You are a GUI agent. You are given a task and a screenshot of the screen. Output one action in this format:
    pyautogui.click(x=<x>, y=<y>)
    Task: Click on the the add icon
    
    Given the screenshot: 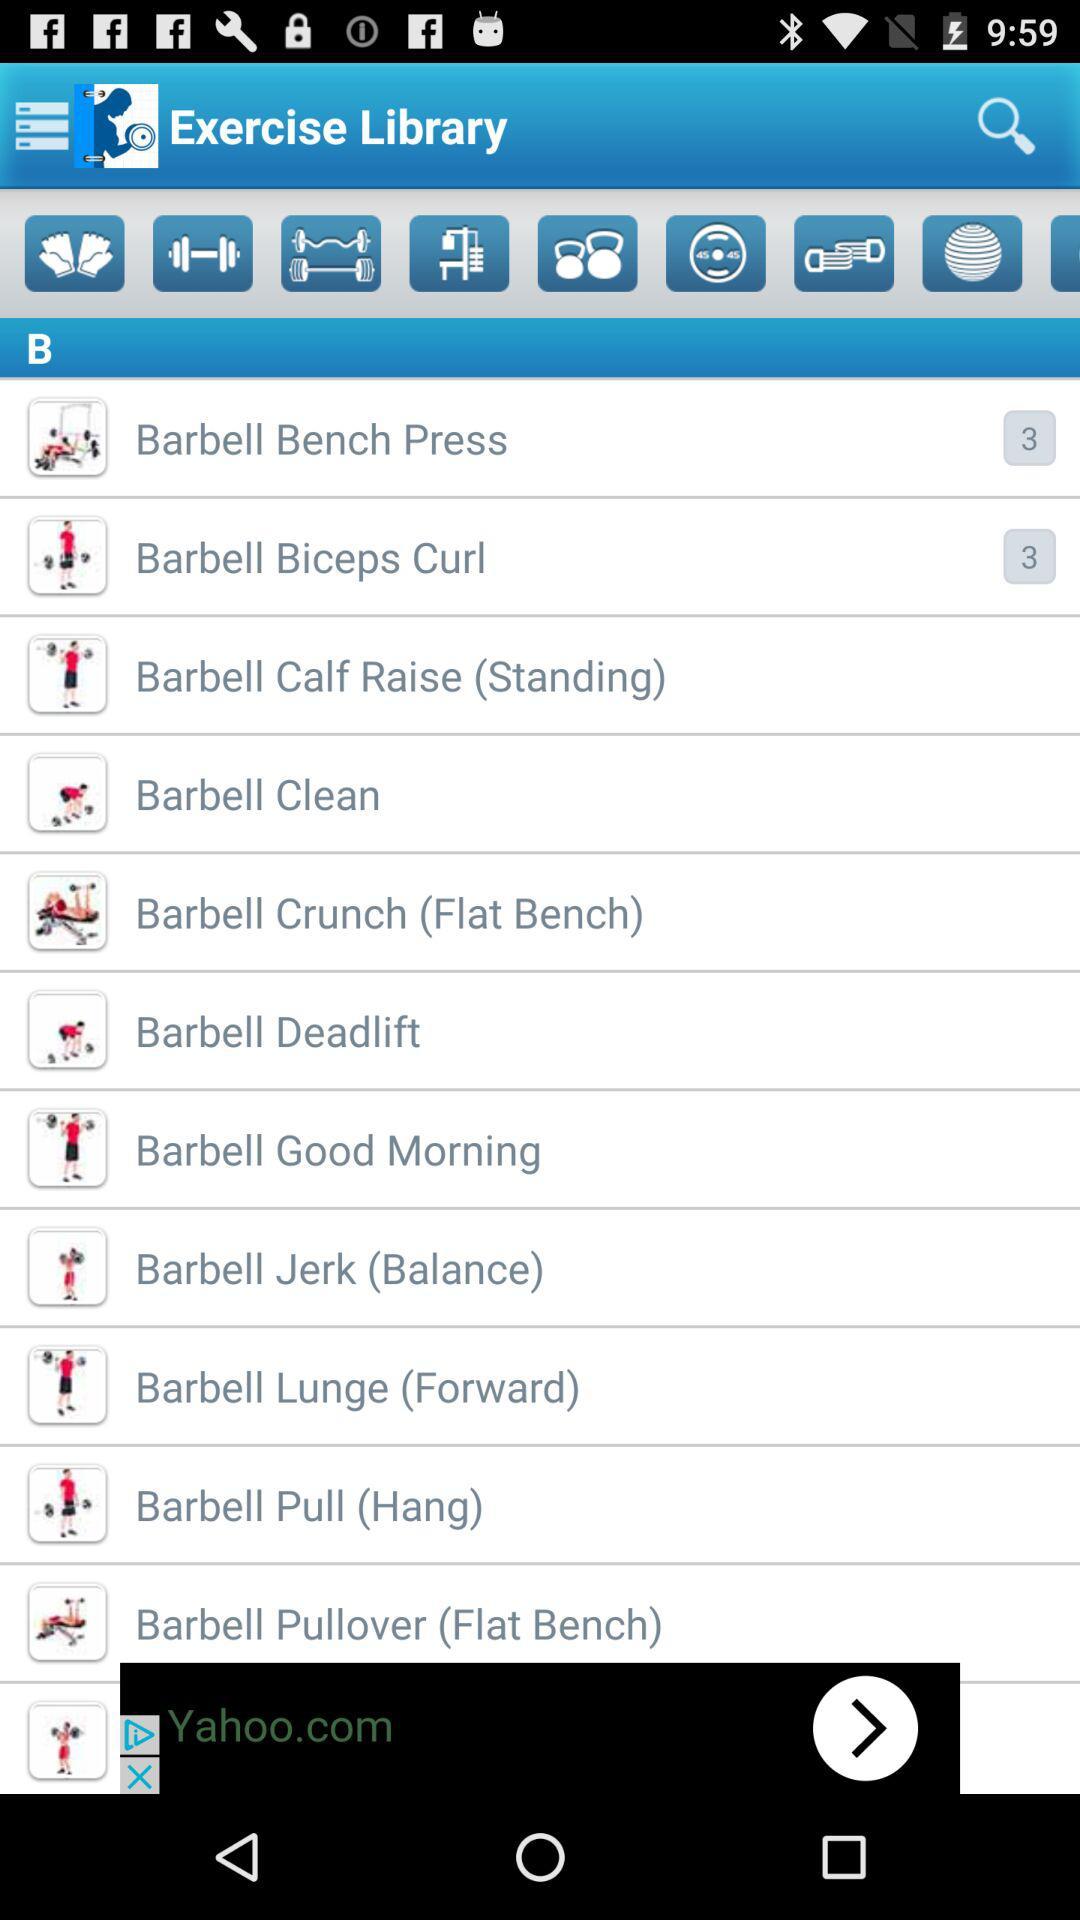 What is the action you would take?
    pyautogui.click(x=714, y=270)
    